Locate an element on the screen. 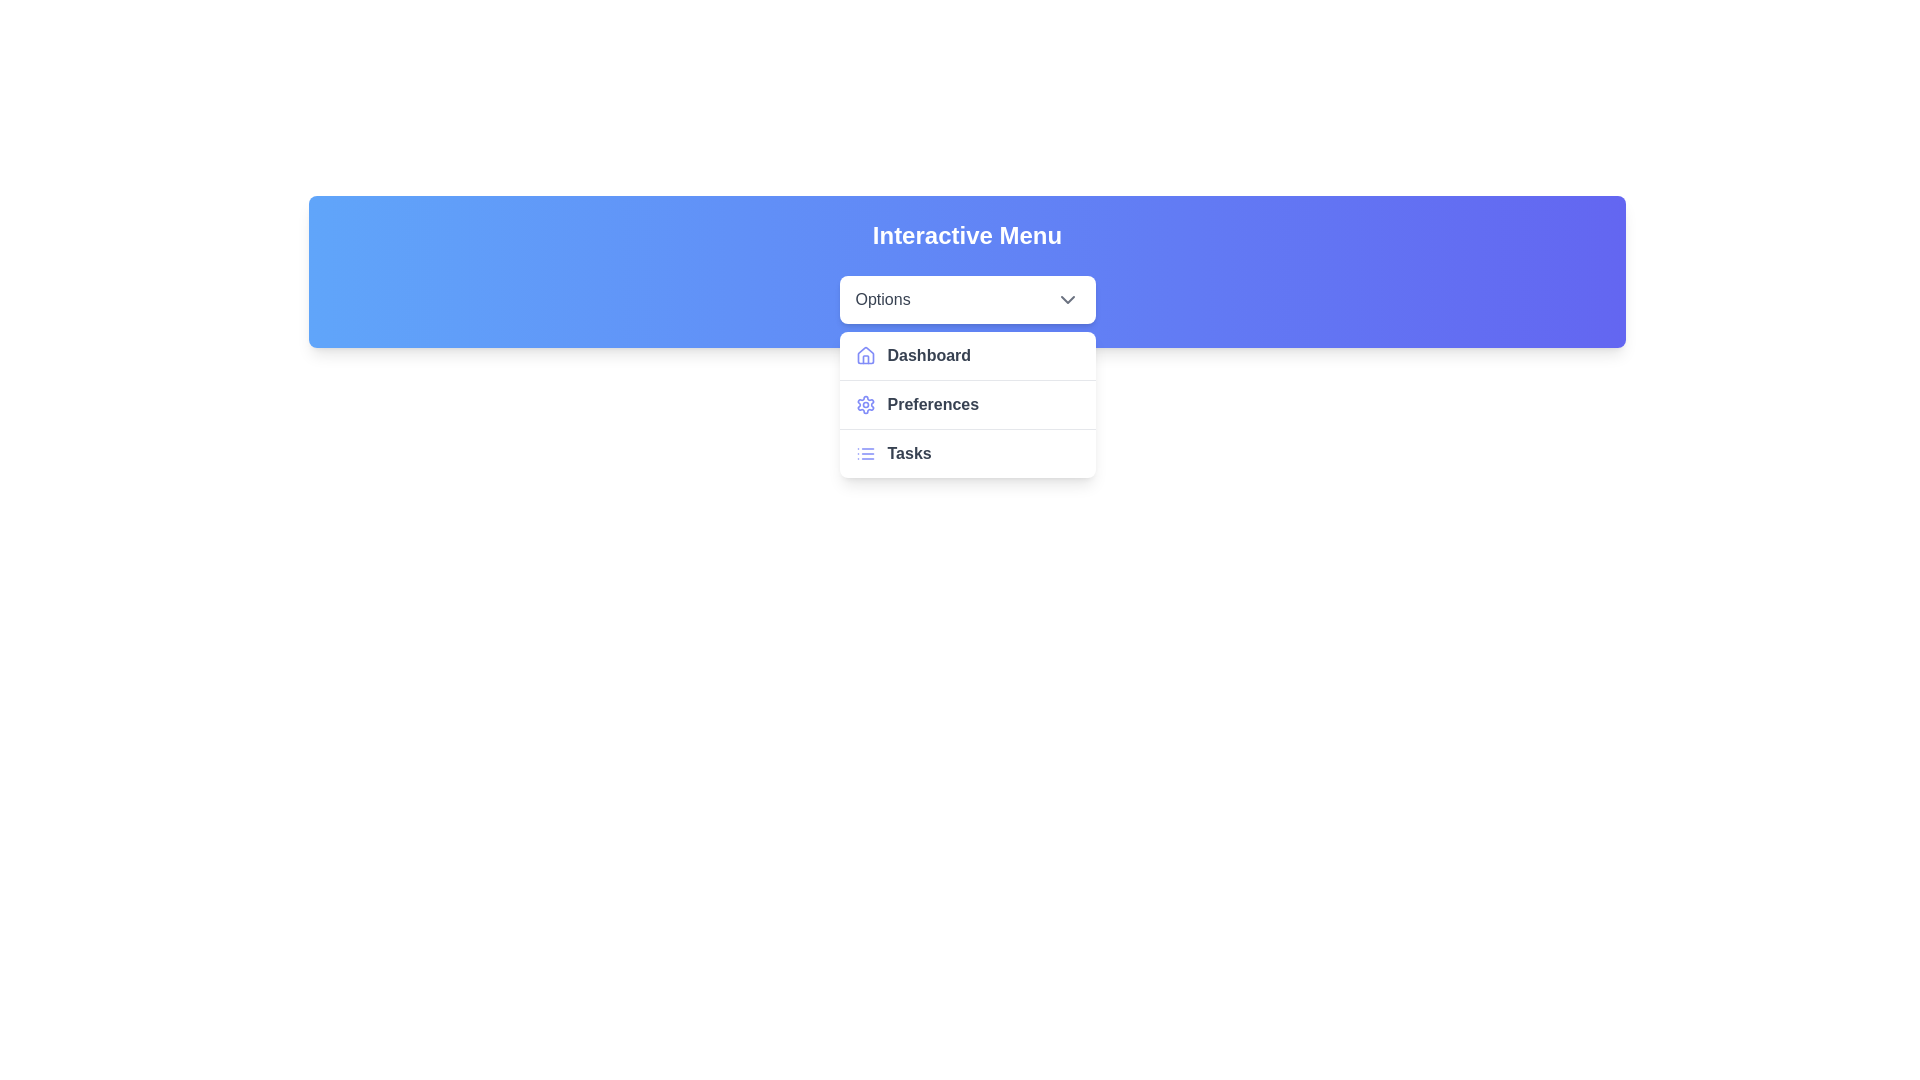 This screenshot has height=1080, width=1920. the 'Options' dropdown menu is located at coordinates (967, 300).